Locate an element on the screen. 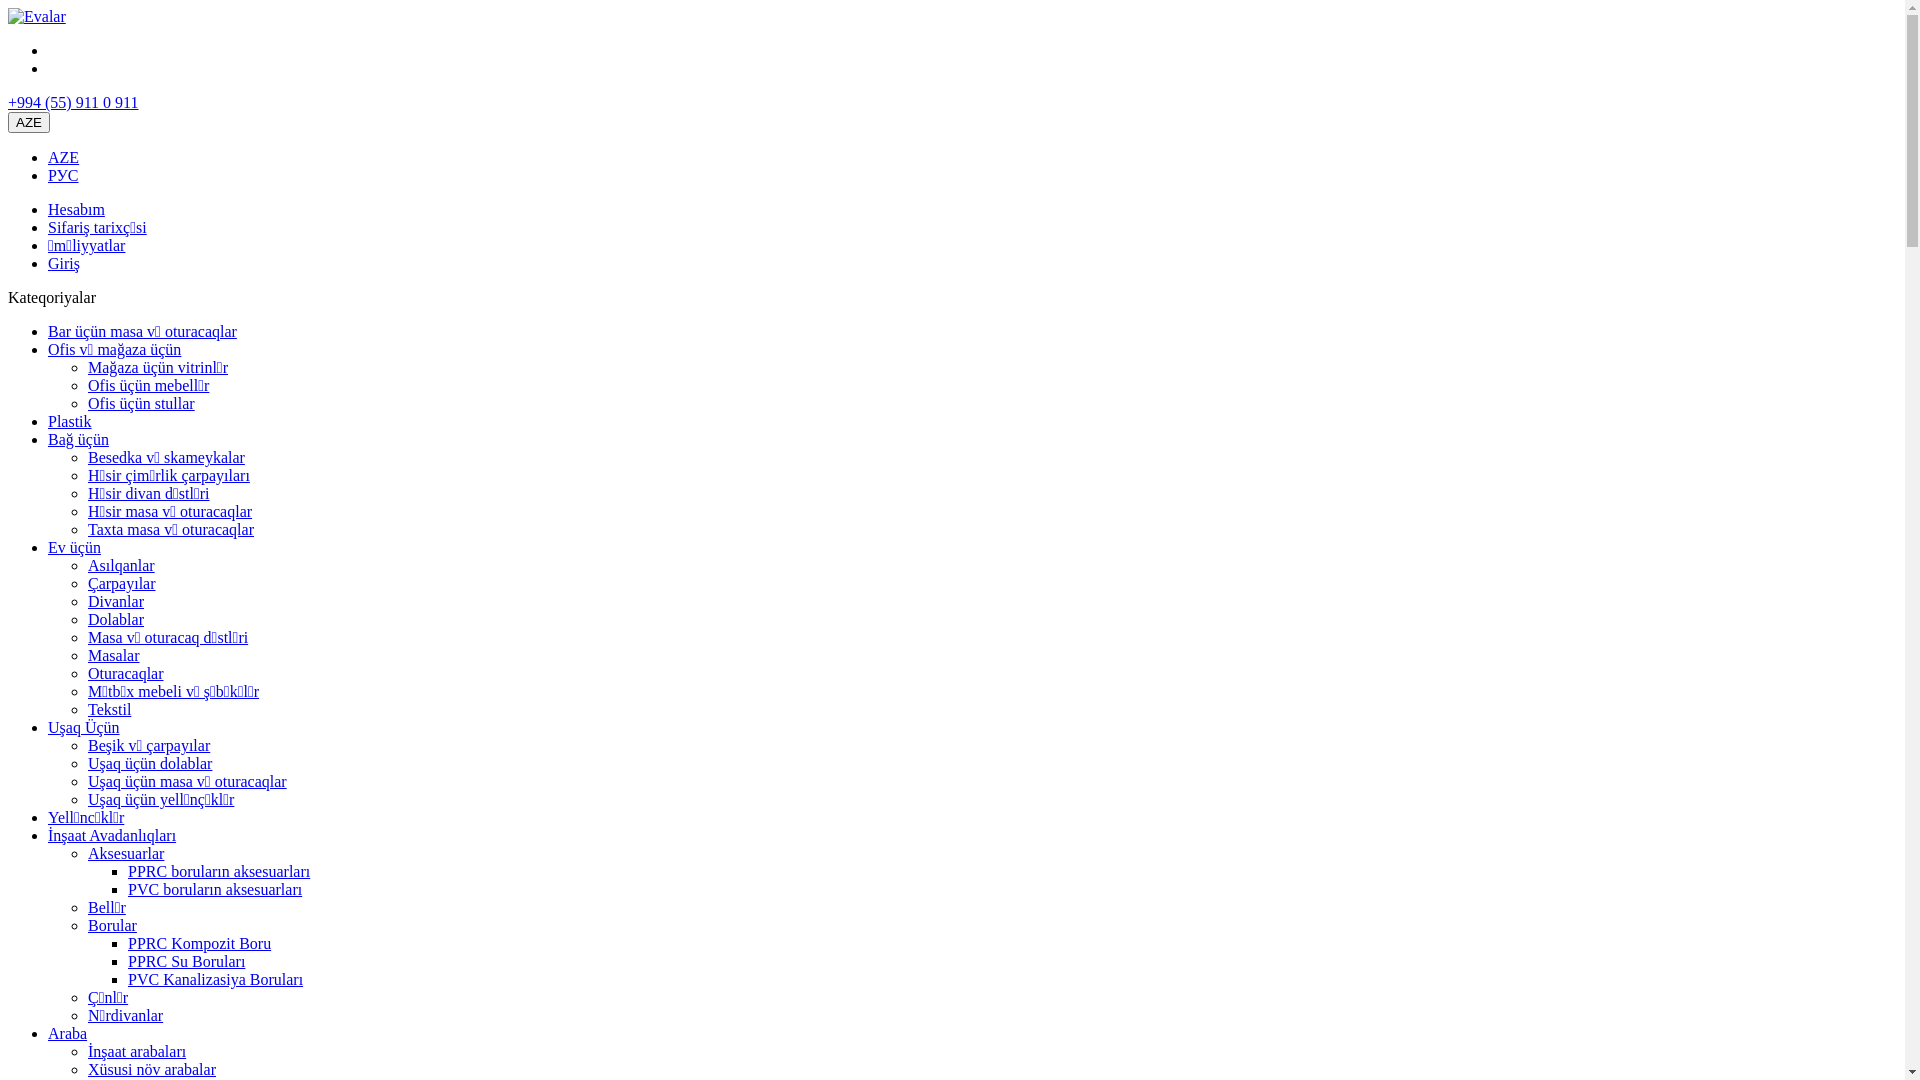 The width and height of the screenshot is (1920, 1080). 'Dolablar' is located at coordinates (114, 618).